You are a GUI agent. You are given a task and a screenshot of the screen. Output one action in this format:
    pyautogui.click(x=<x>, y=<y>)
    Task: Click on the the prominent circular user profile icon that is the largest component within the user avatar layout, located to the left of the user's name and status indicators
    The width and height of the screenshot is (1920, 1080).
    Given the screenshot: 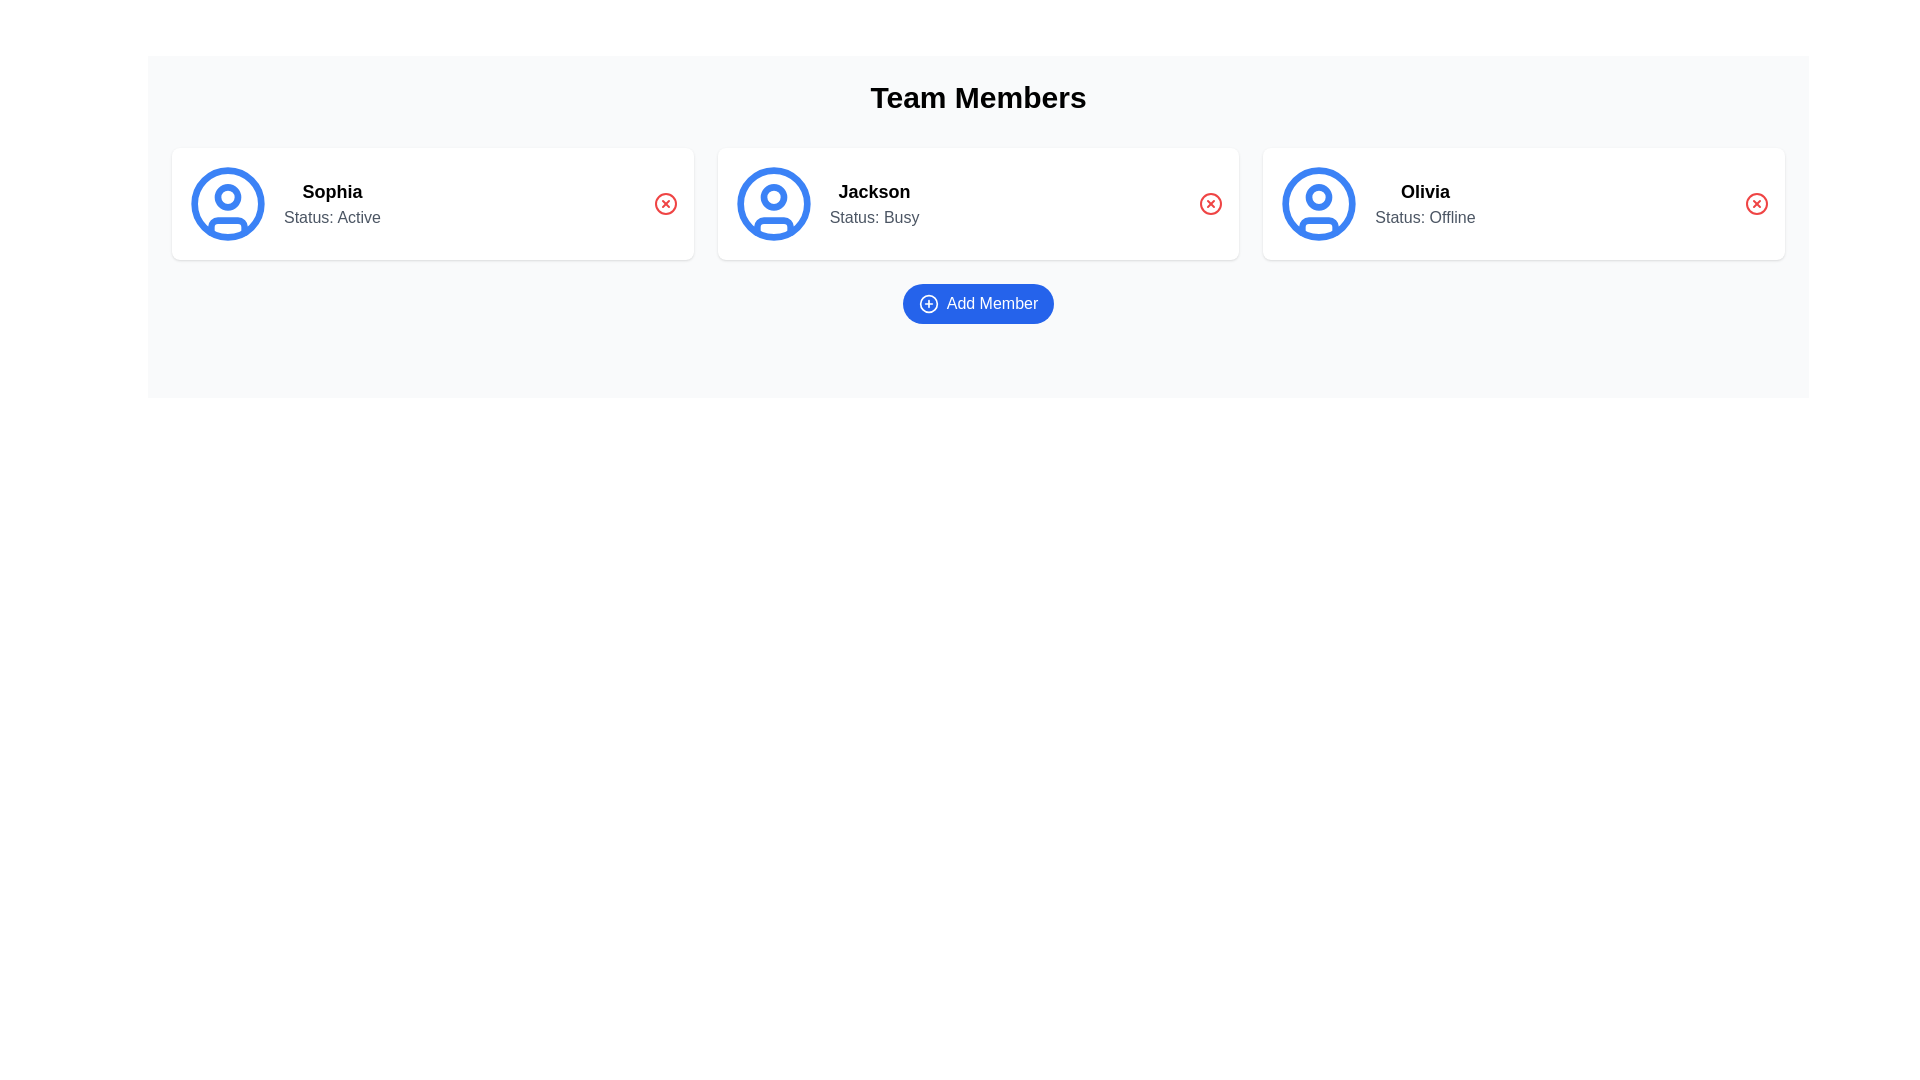 What is the action you would take?
    pyautogui.click(x=772, y=204)
    